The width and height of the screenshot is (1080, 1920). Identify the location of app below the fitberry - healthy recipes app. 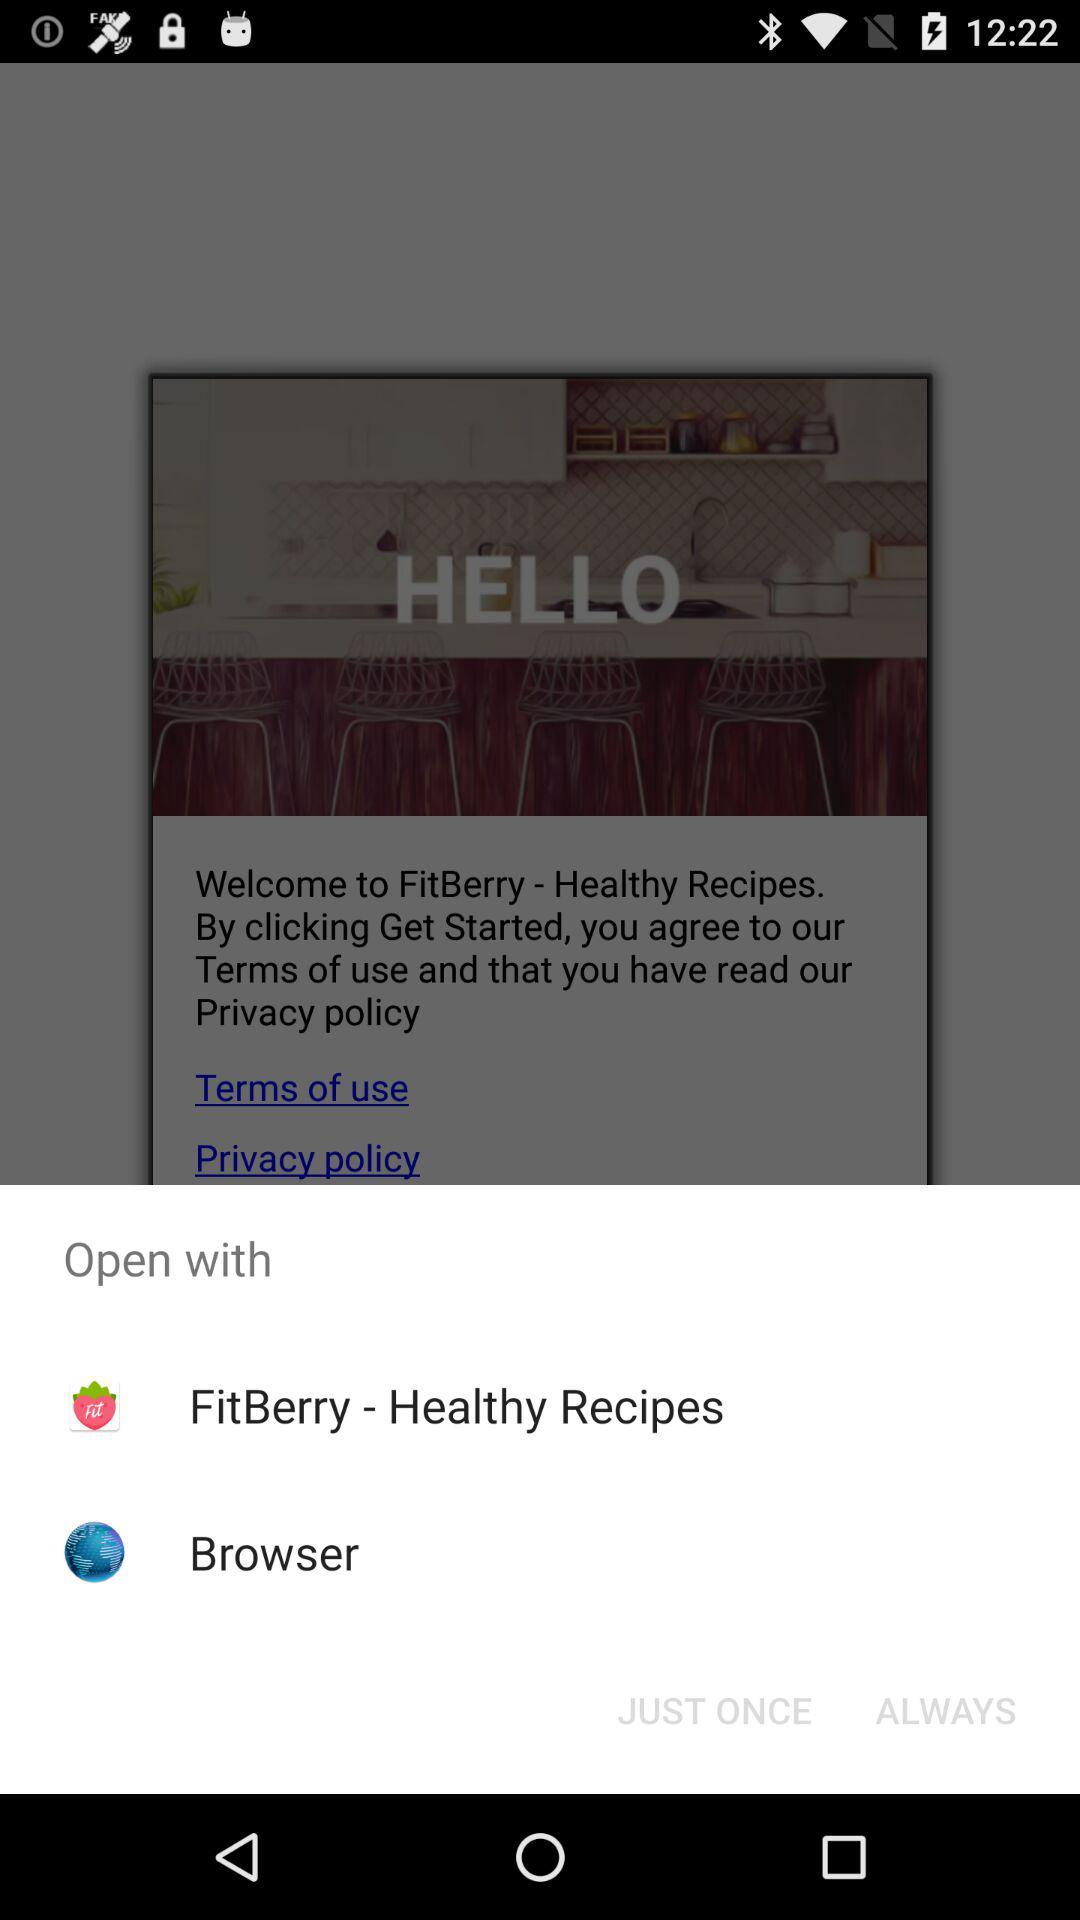
(274, 1551).